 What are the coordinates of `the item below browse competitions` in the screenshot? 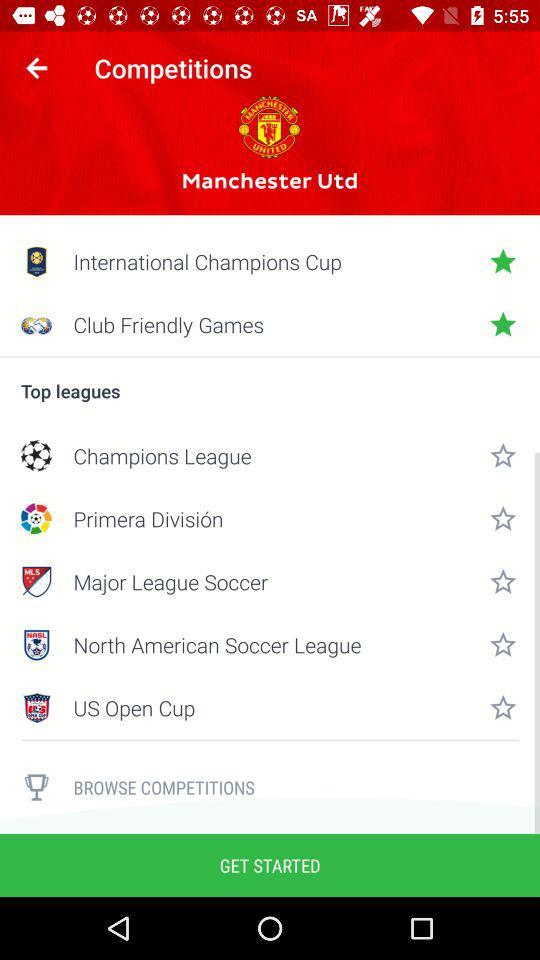 It's located at (270, 864).